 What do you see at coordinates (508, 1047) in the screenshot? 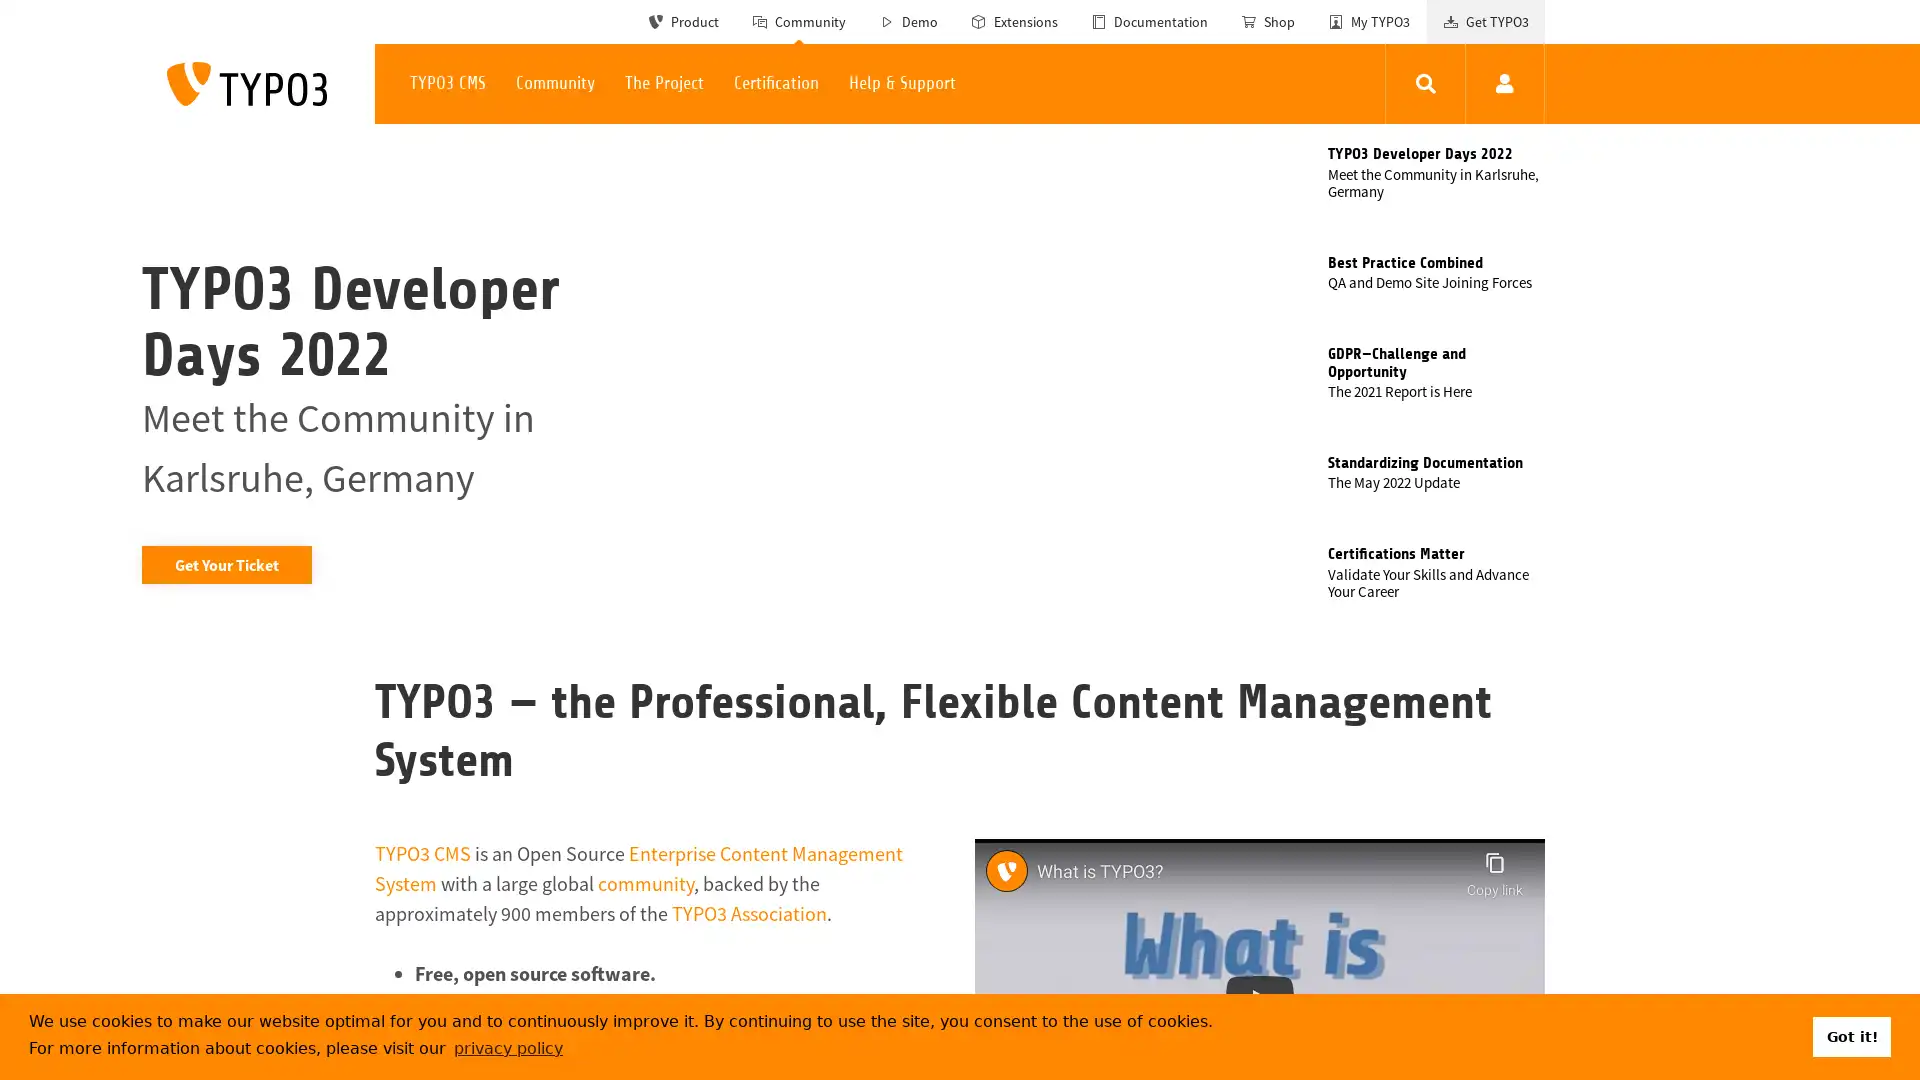
I see `learn more about cookies` at bounding box center [508, 1047].